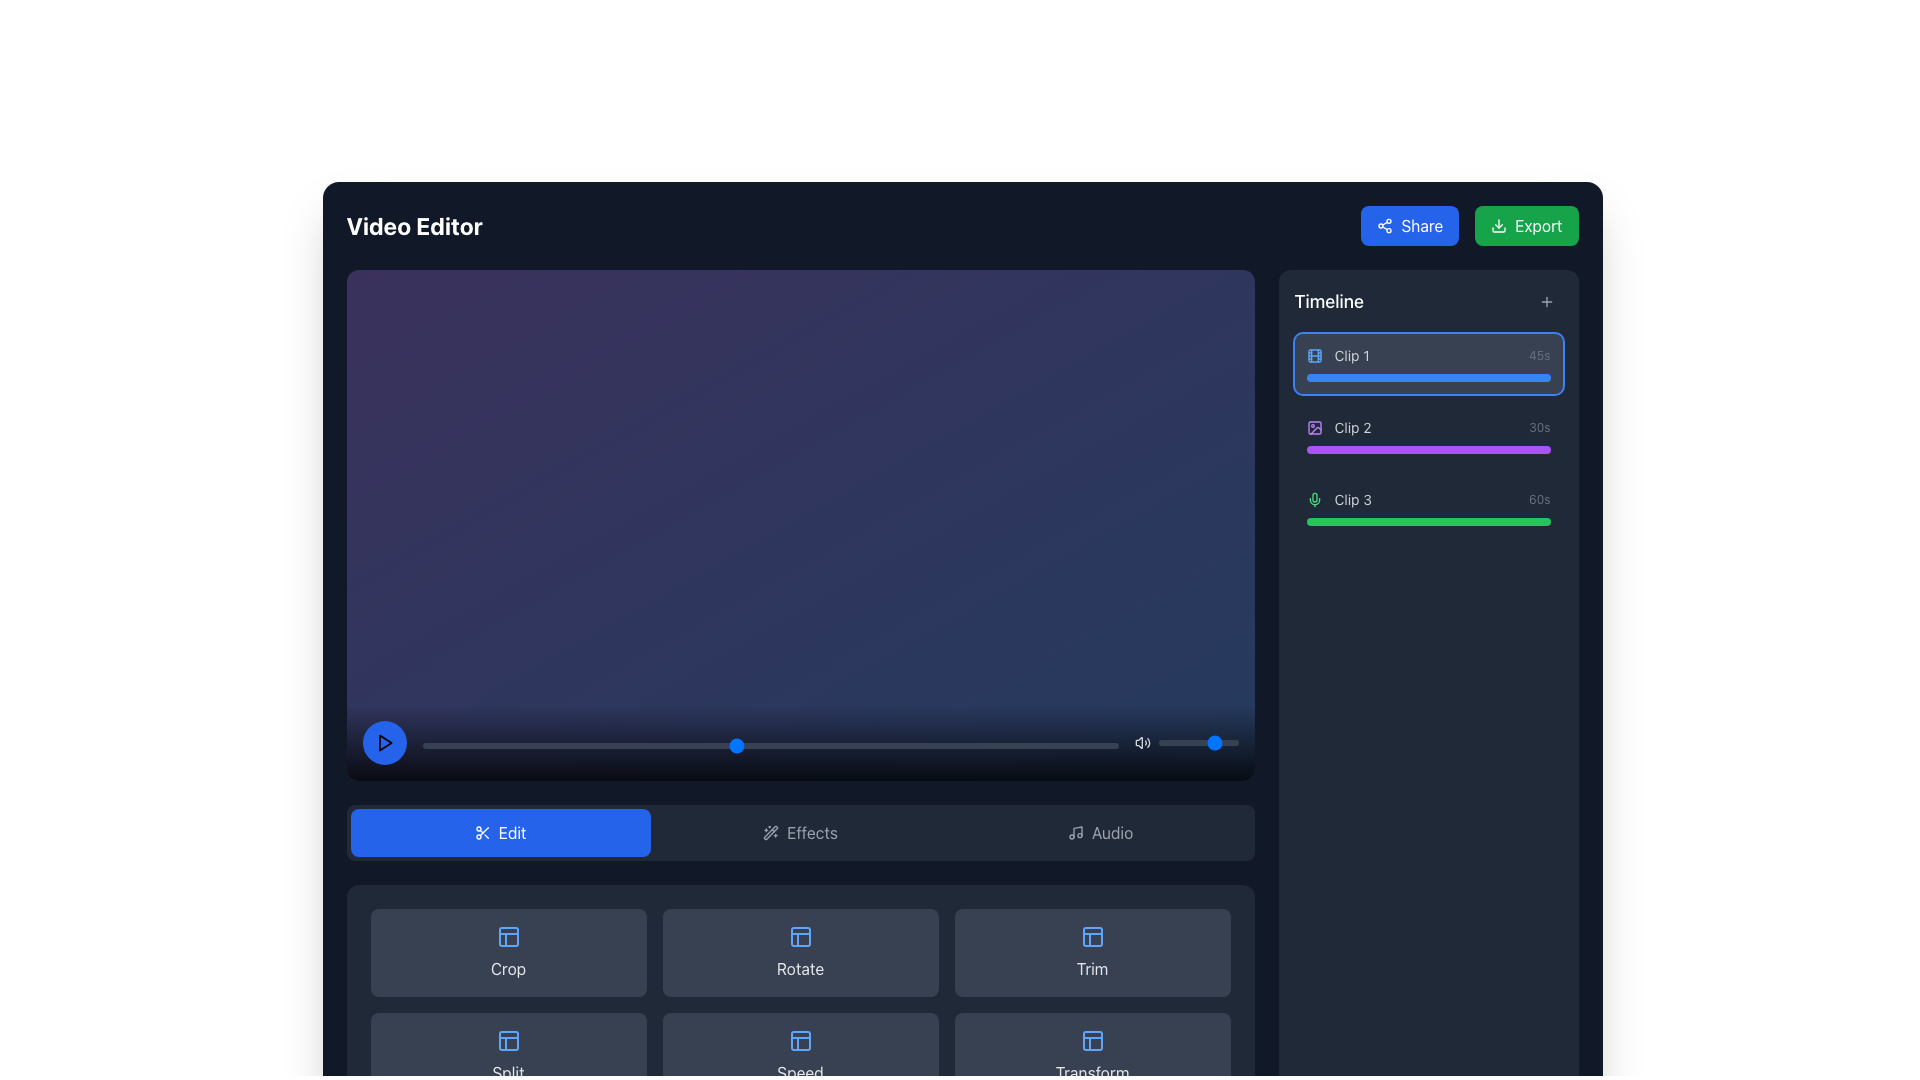  What do you see at coordinates (812, 832) in the screenshot?
I see `the 'Effects' button, which is located on the navigation bar below the video editor interface, to possibly display a tooltip` at bounding box center [812, 832].